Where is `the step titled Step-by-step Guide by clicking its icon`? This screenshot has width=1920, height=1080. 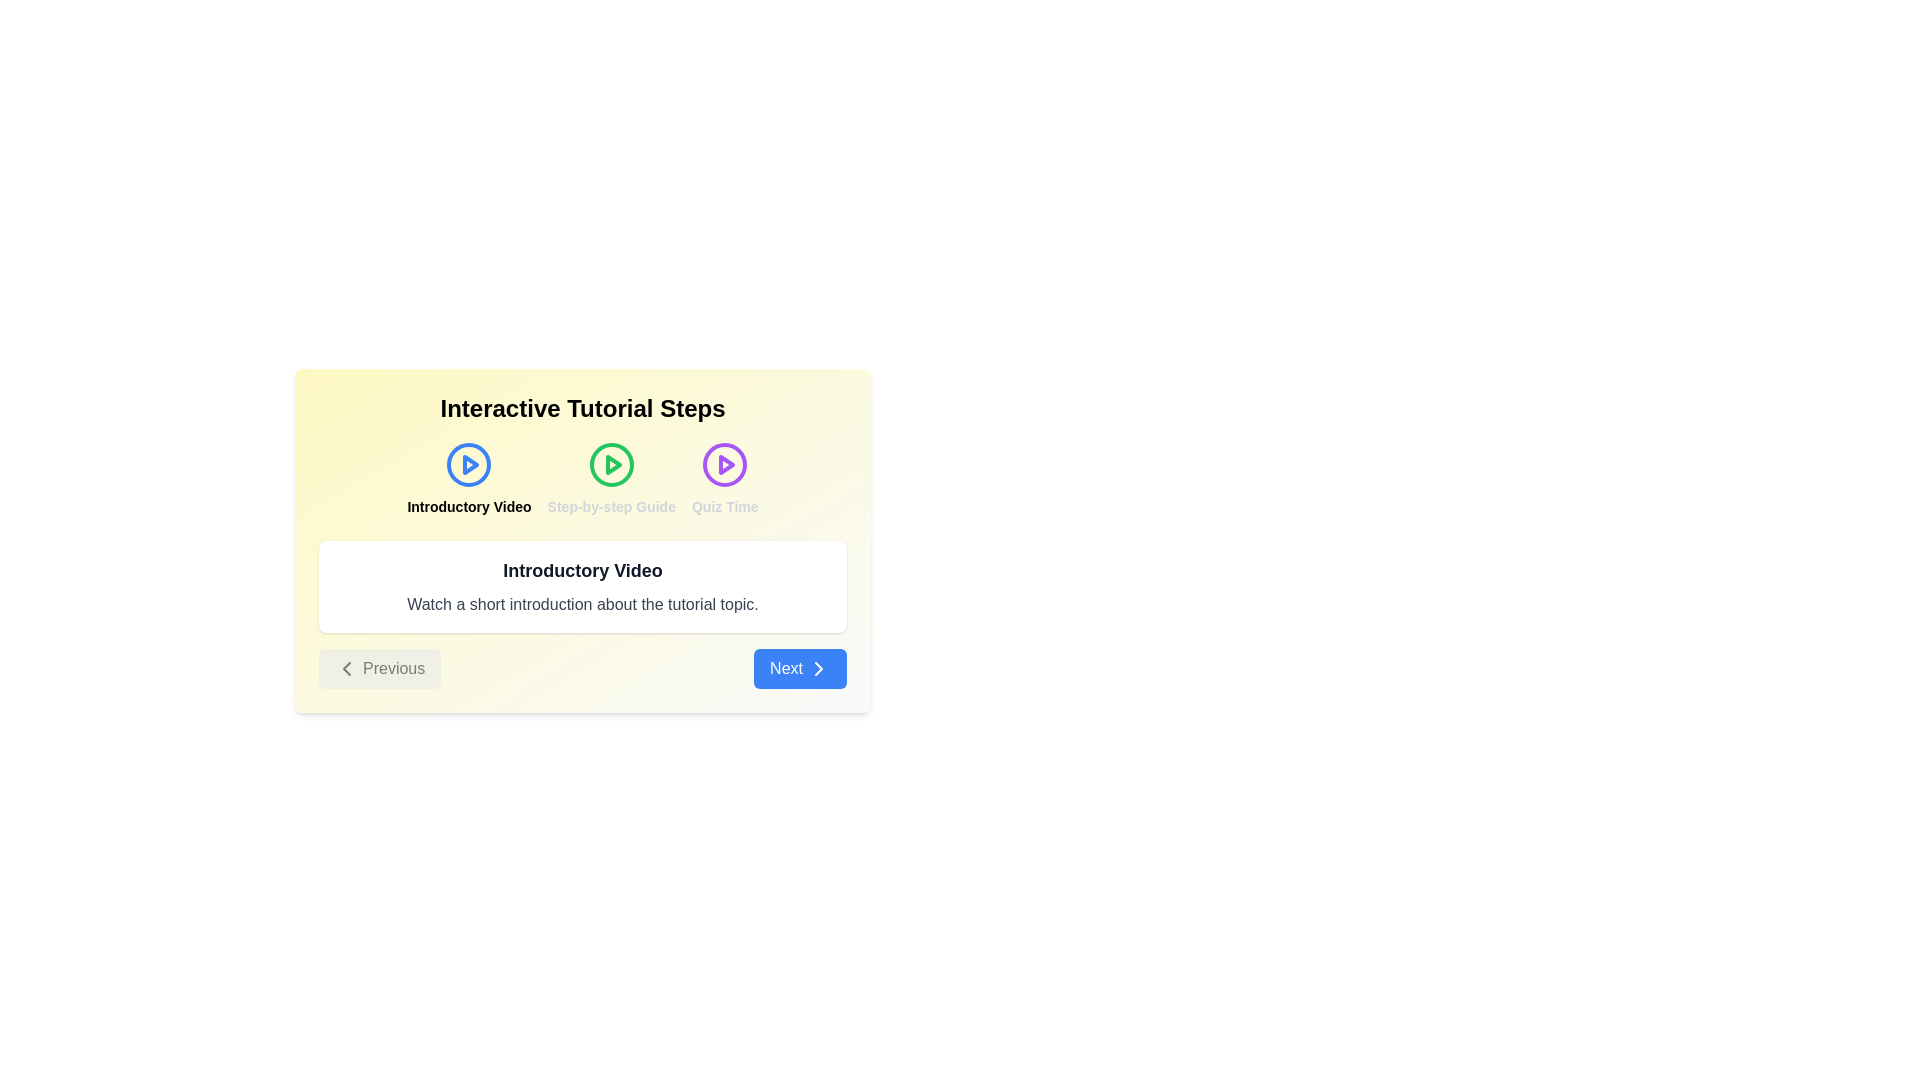 the step titled Step-by-step Guide by clicking its icon is located at coordinates (609, 478).